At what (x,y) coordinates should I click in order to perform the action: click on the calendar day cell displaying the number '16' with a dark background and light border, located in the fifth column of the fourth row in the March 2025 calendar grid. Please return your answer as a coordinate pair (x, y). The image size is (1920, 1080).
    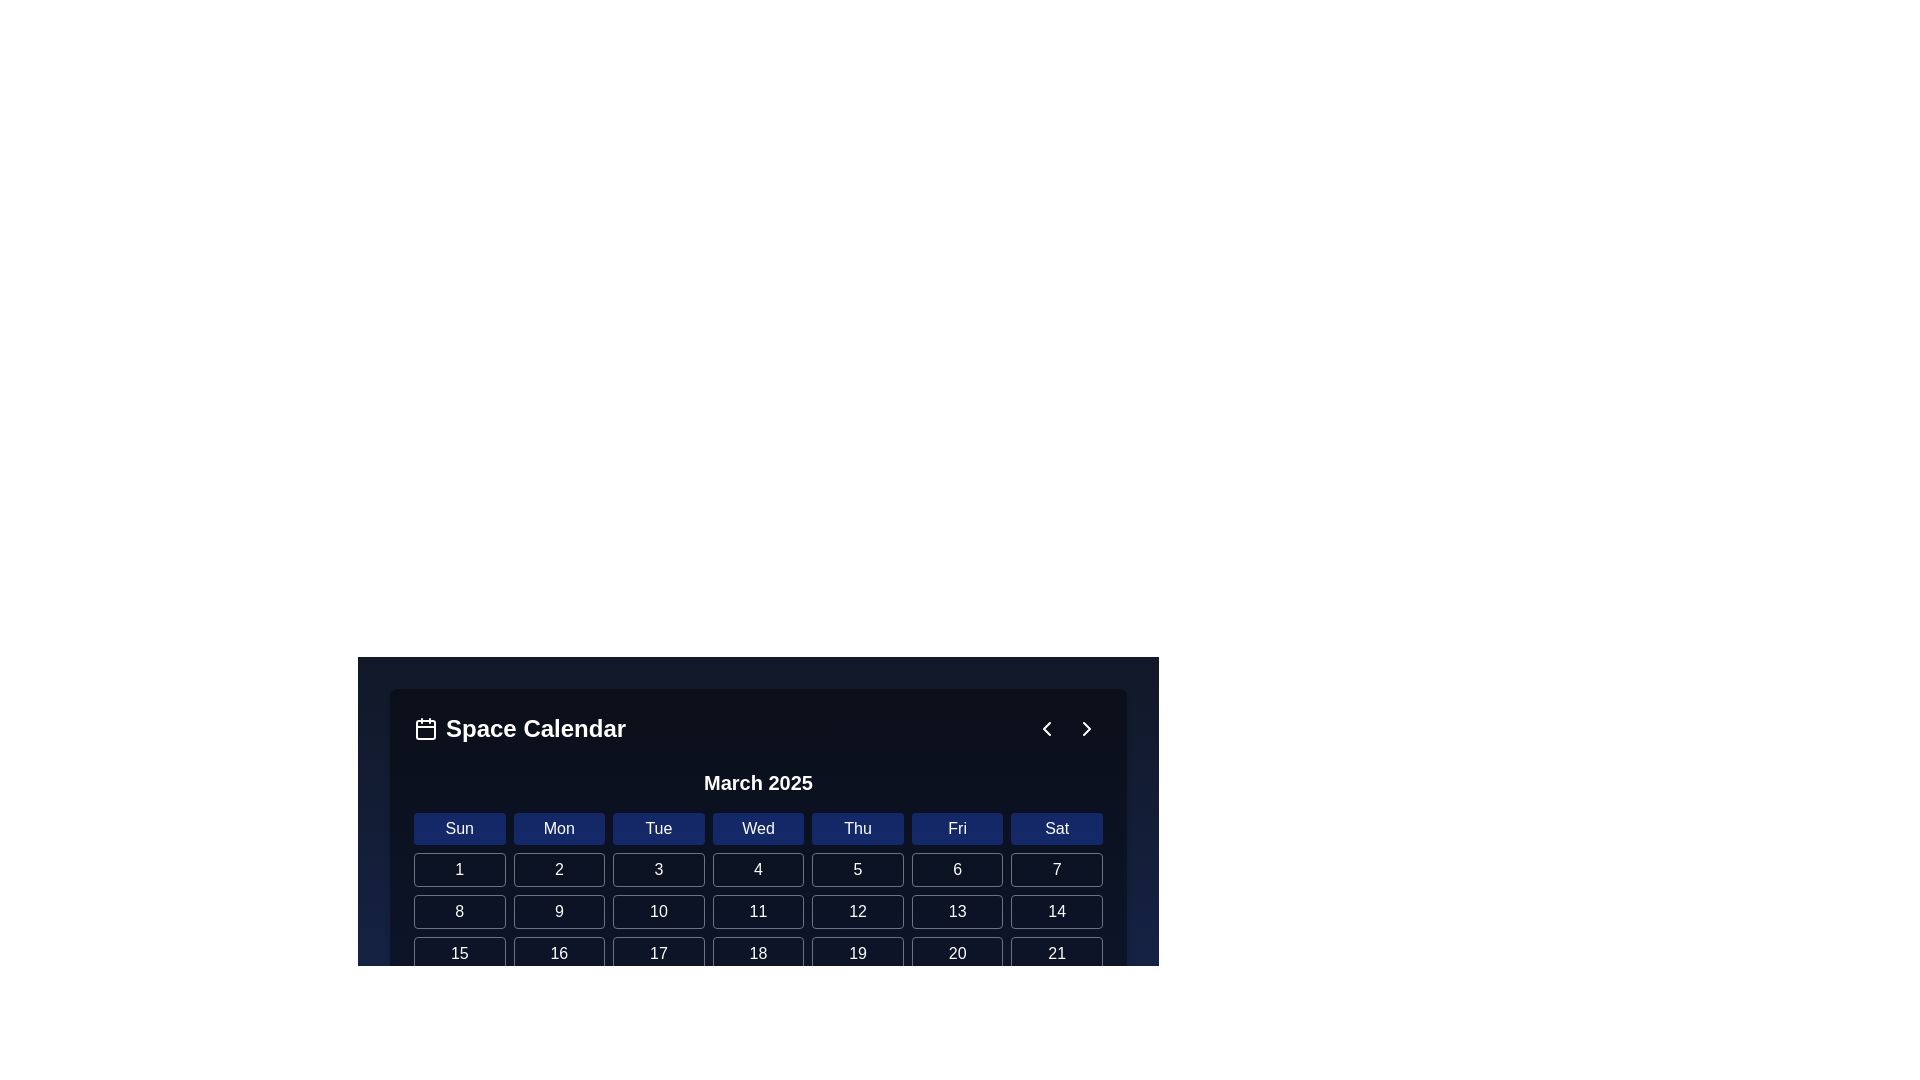
    Looking at the image, I should click on (559, 952).